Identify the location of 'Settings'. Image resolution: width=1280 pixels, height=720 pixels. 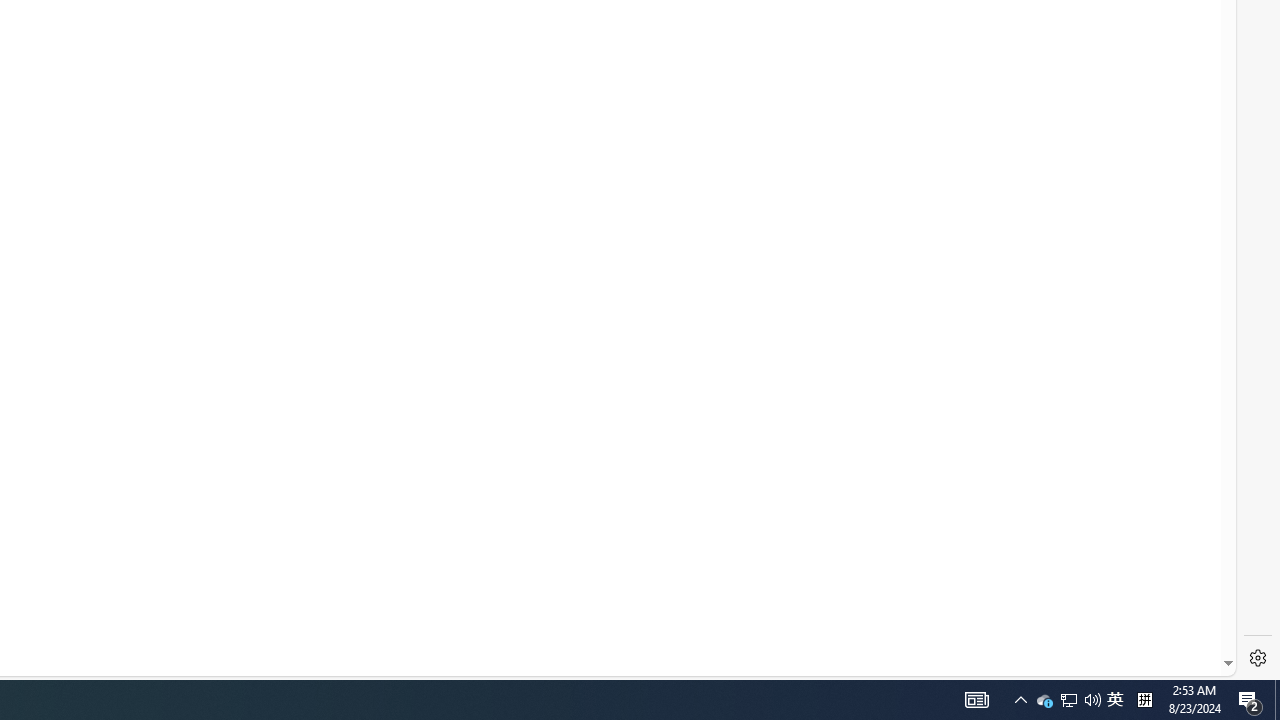
(1257, 658).